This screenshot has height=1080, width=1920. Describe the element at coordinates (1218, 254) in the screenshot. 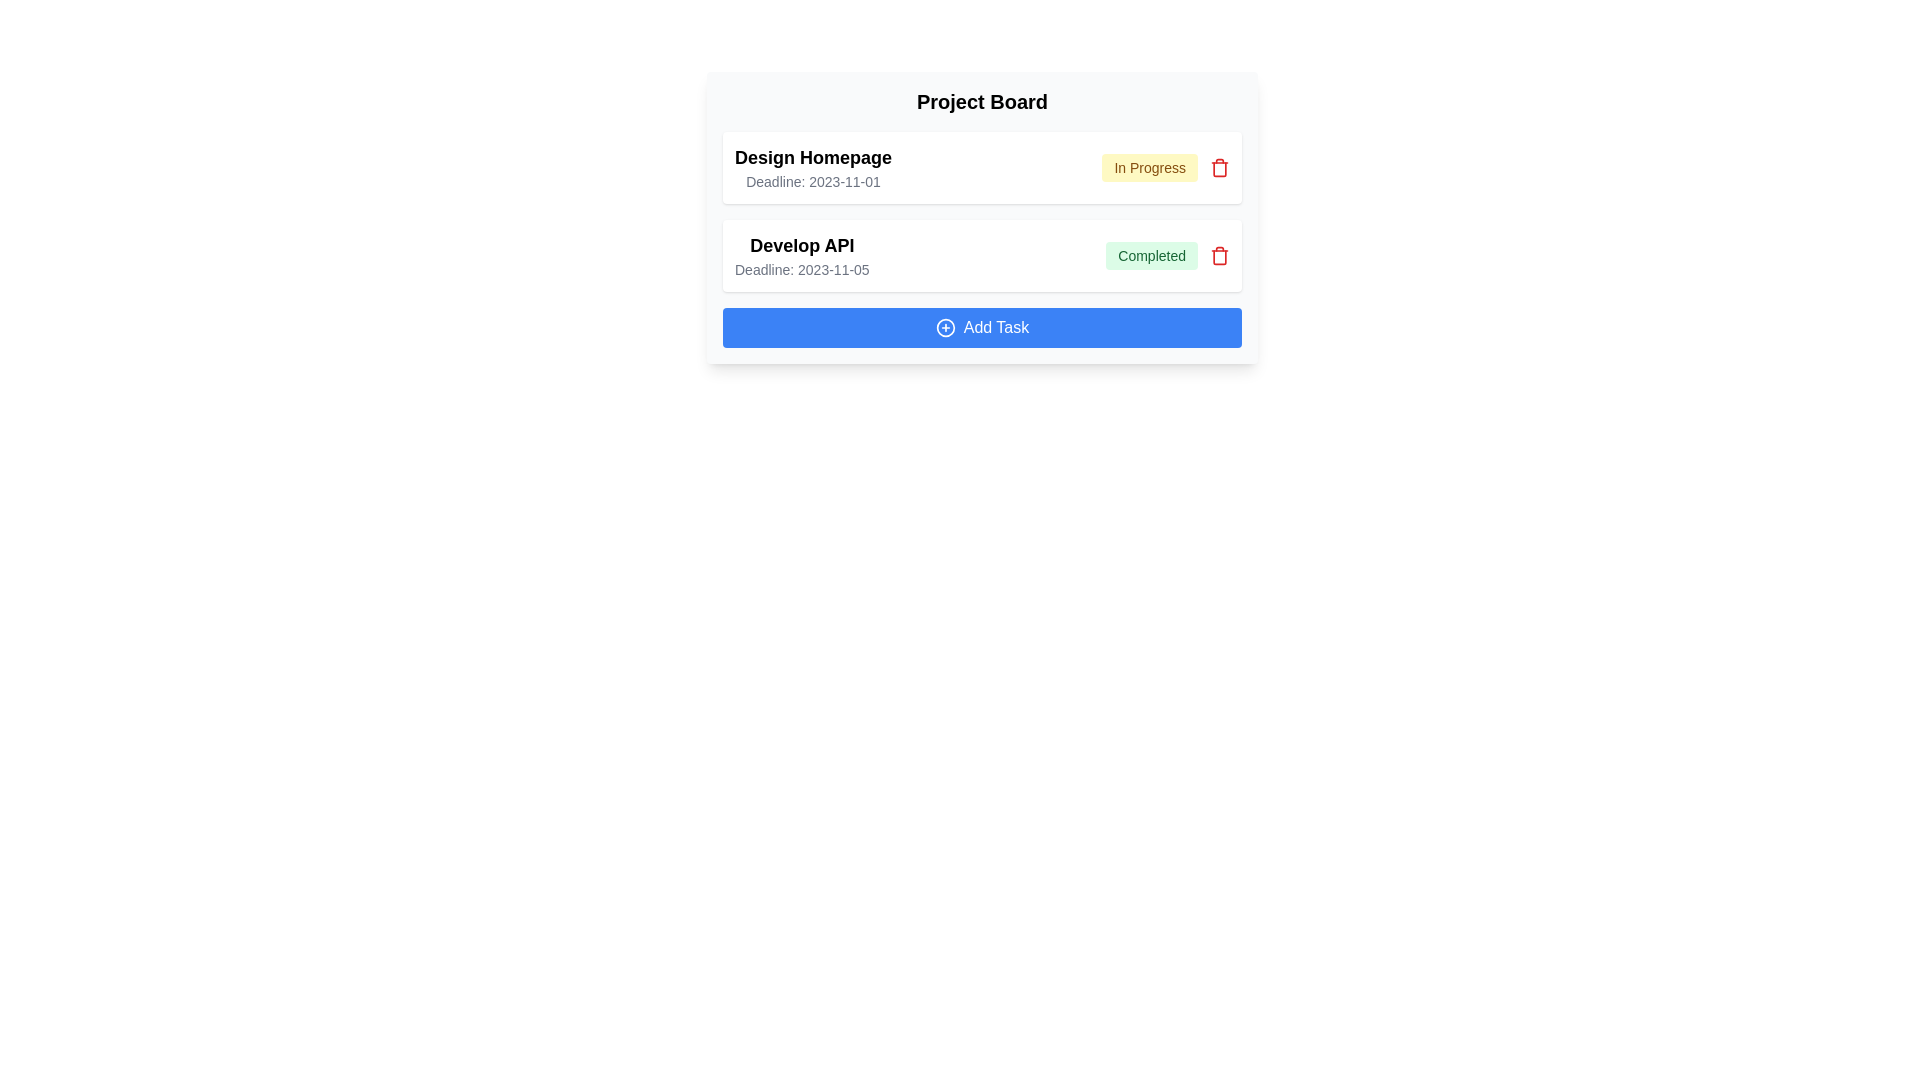

I see `the delete button for the task with the name Develop API` at that location.